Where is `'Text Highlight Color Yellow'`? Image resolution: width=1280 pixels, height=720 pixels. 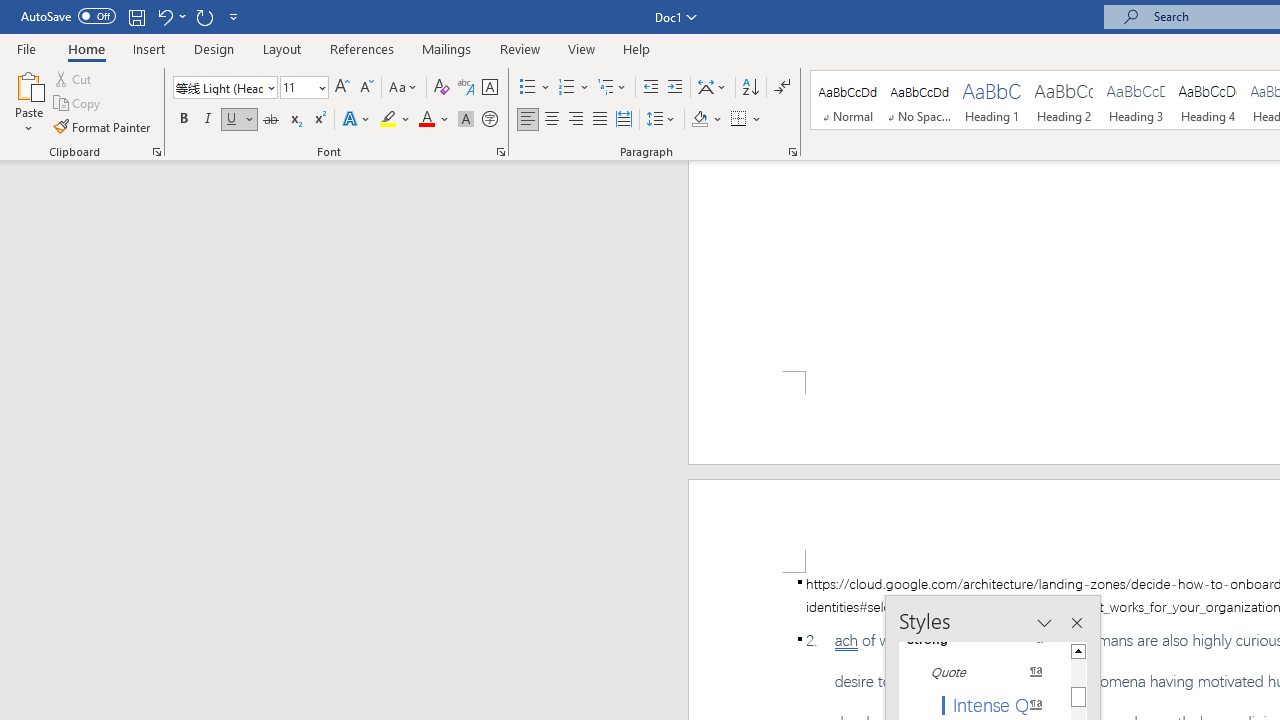
'Text Highlight Color Yellow' is located at coordinates (388, 119).